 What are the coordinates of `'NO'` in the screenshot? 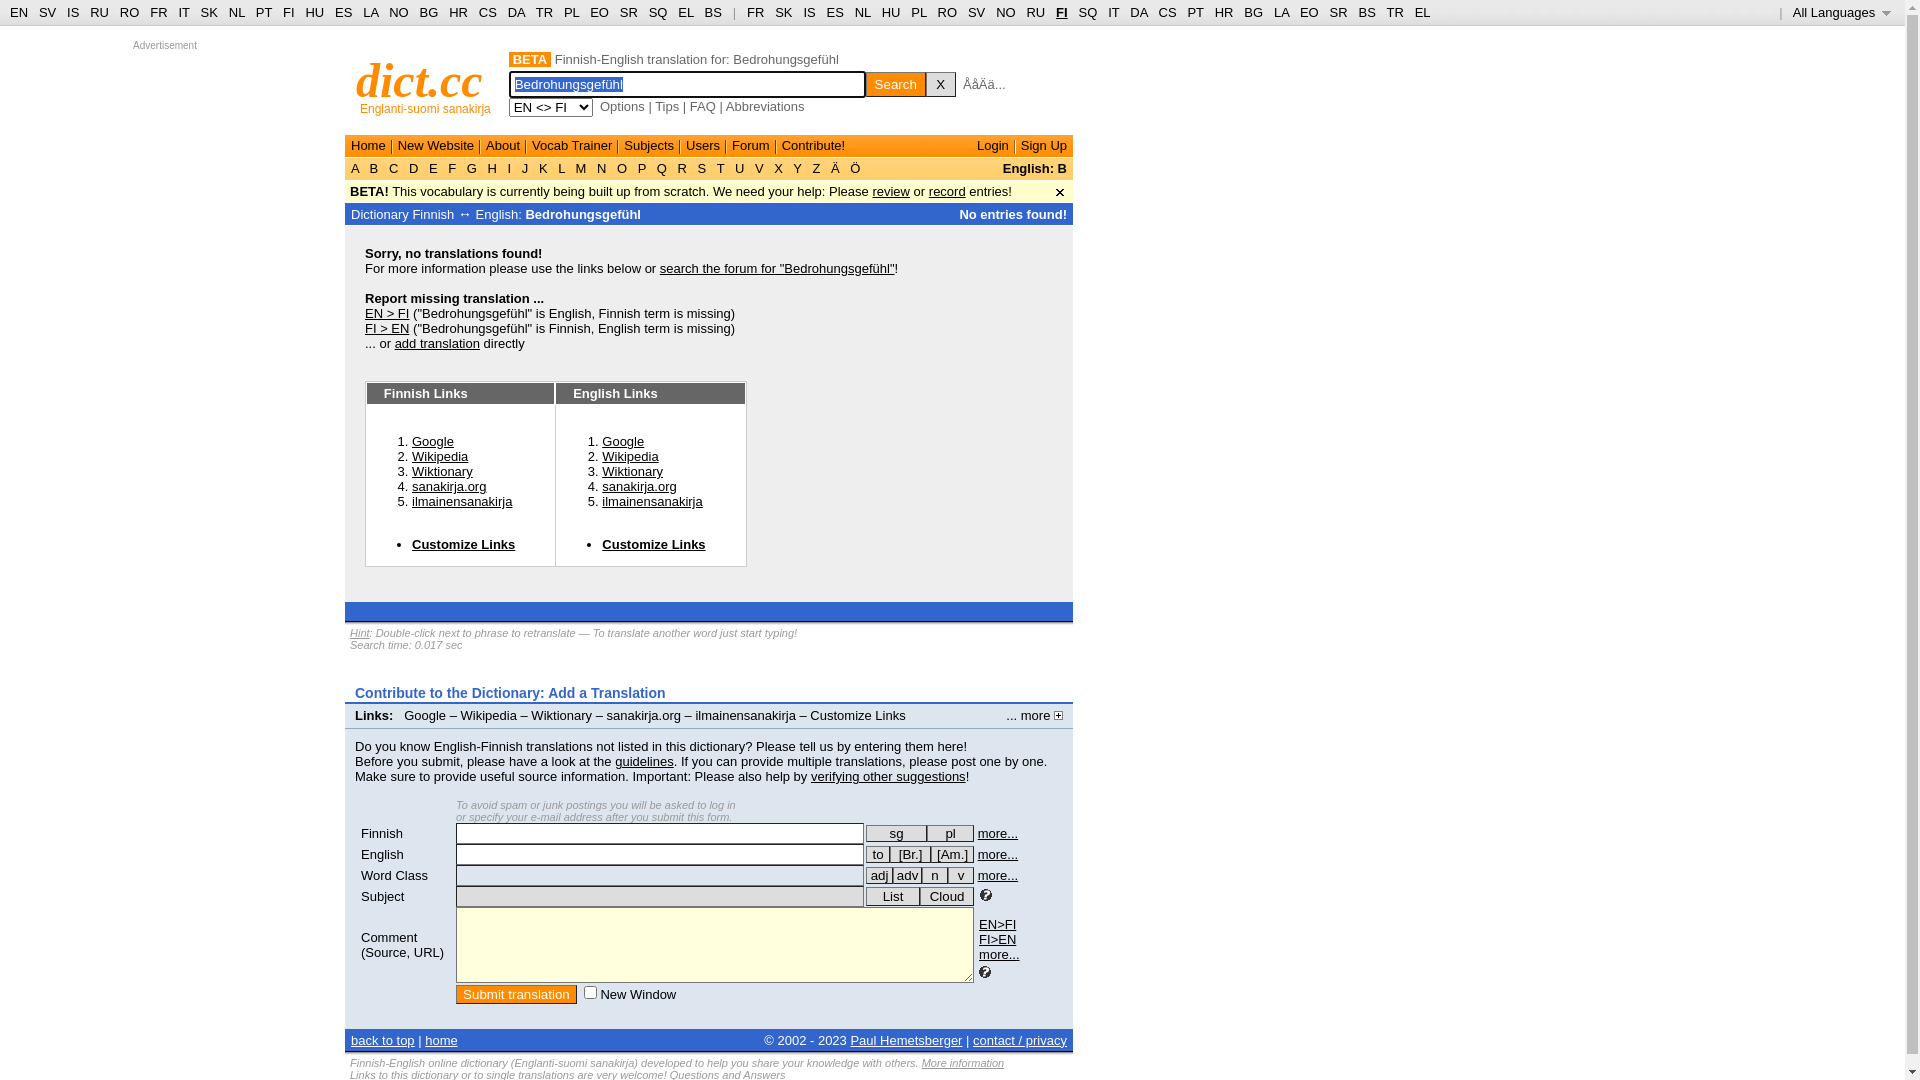 It's located at (398, 12).